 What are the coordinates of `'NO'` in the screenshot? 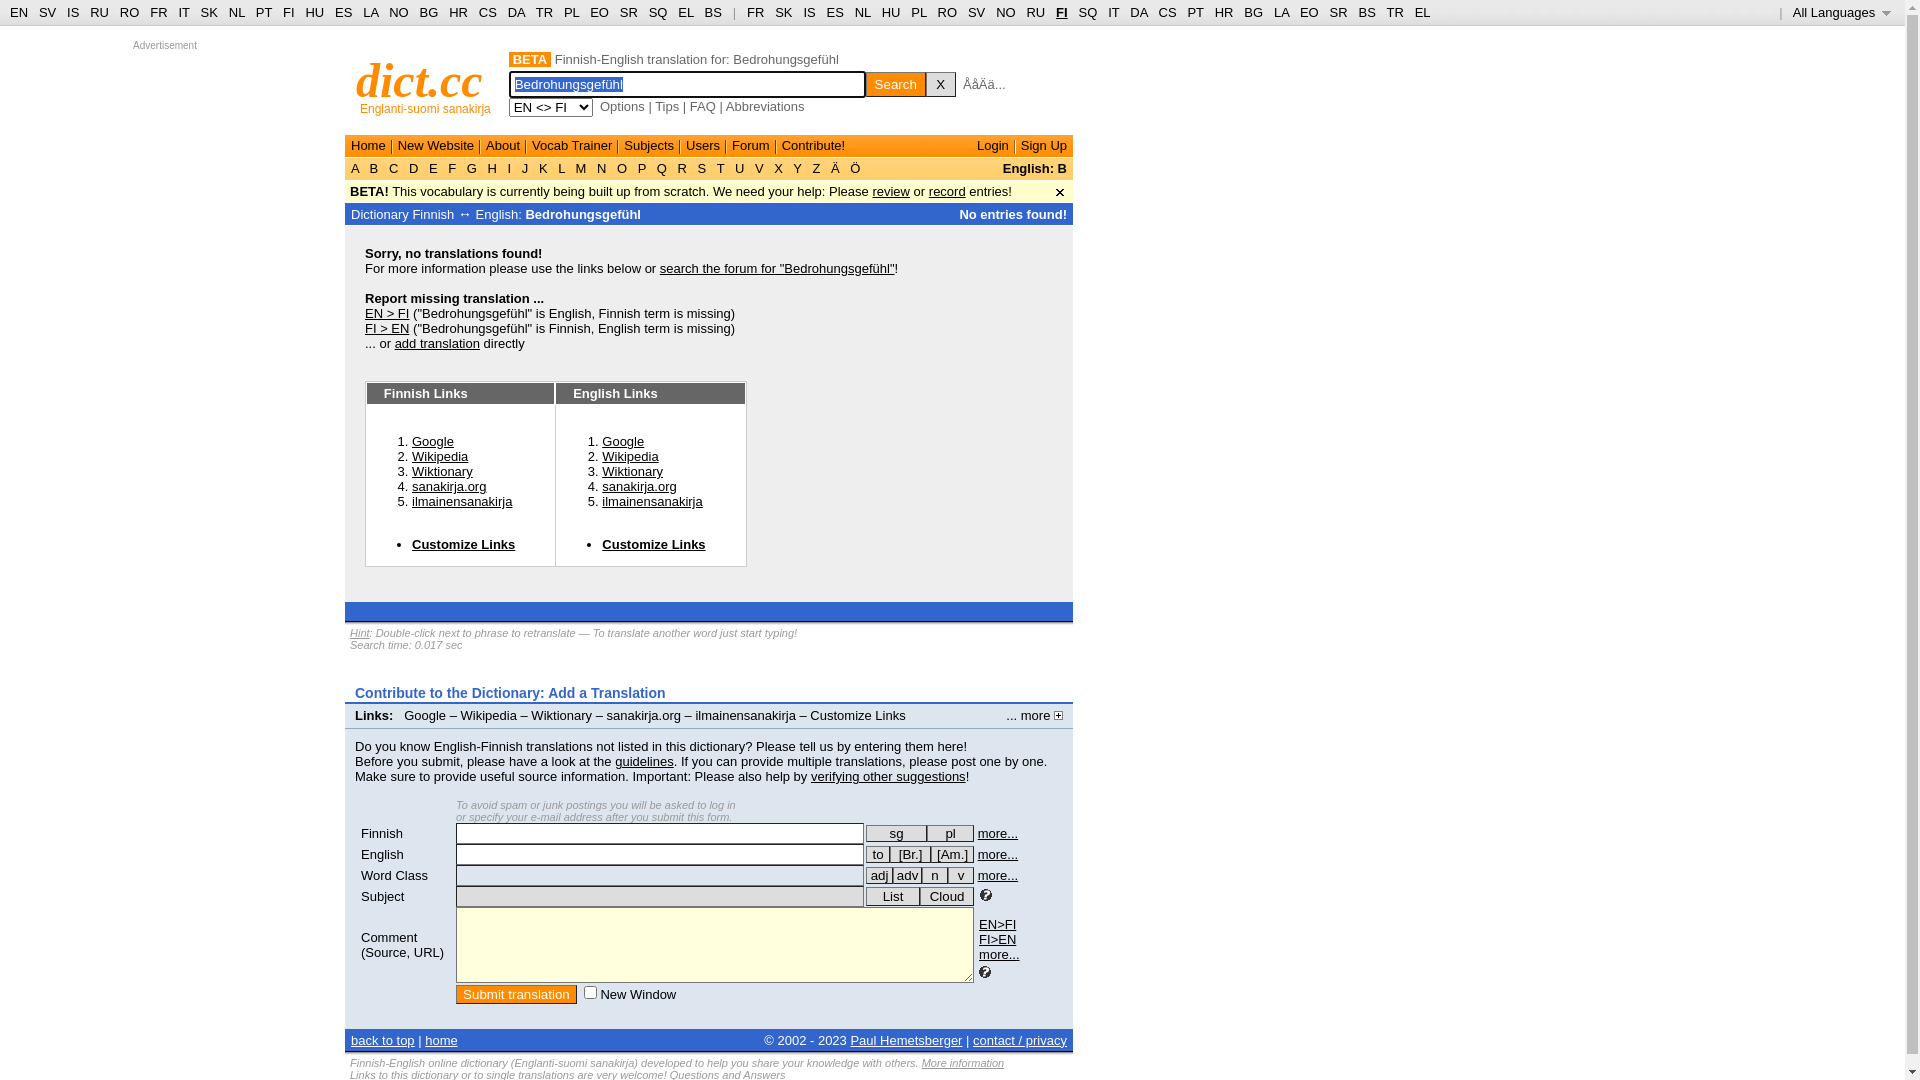 It's located at (398, 12).